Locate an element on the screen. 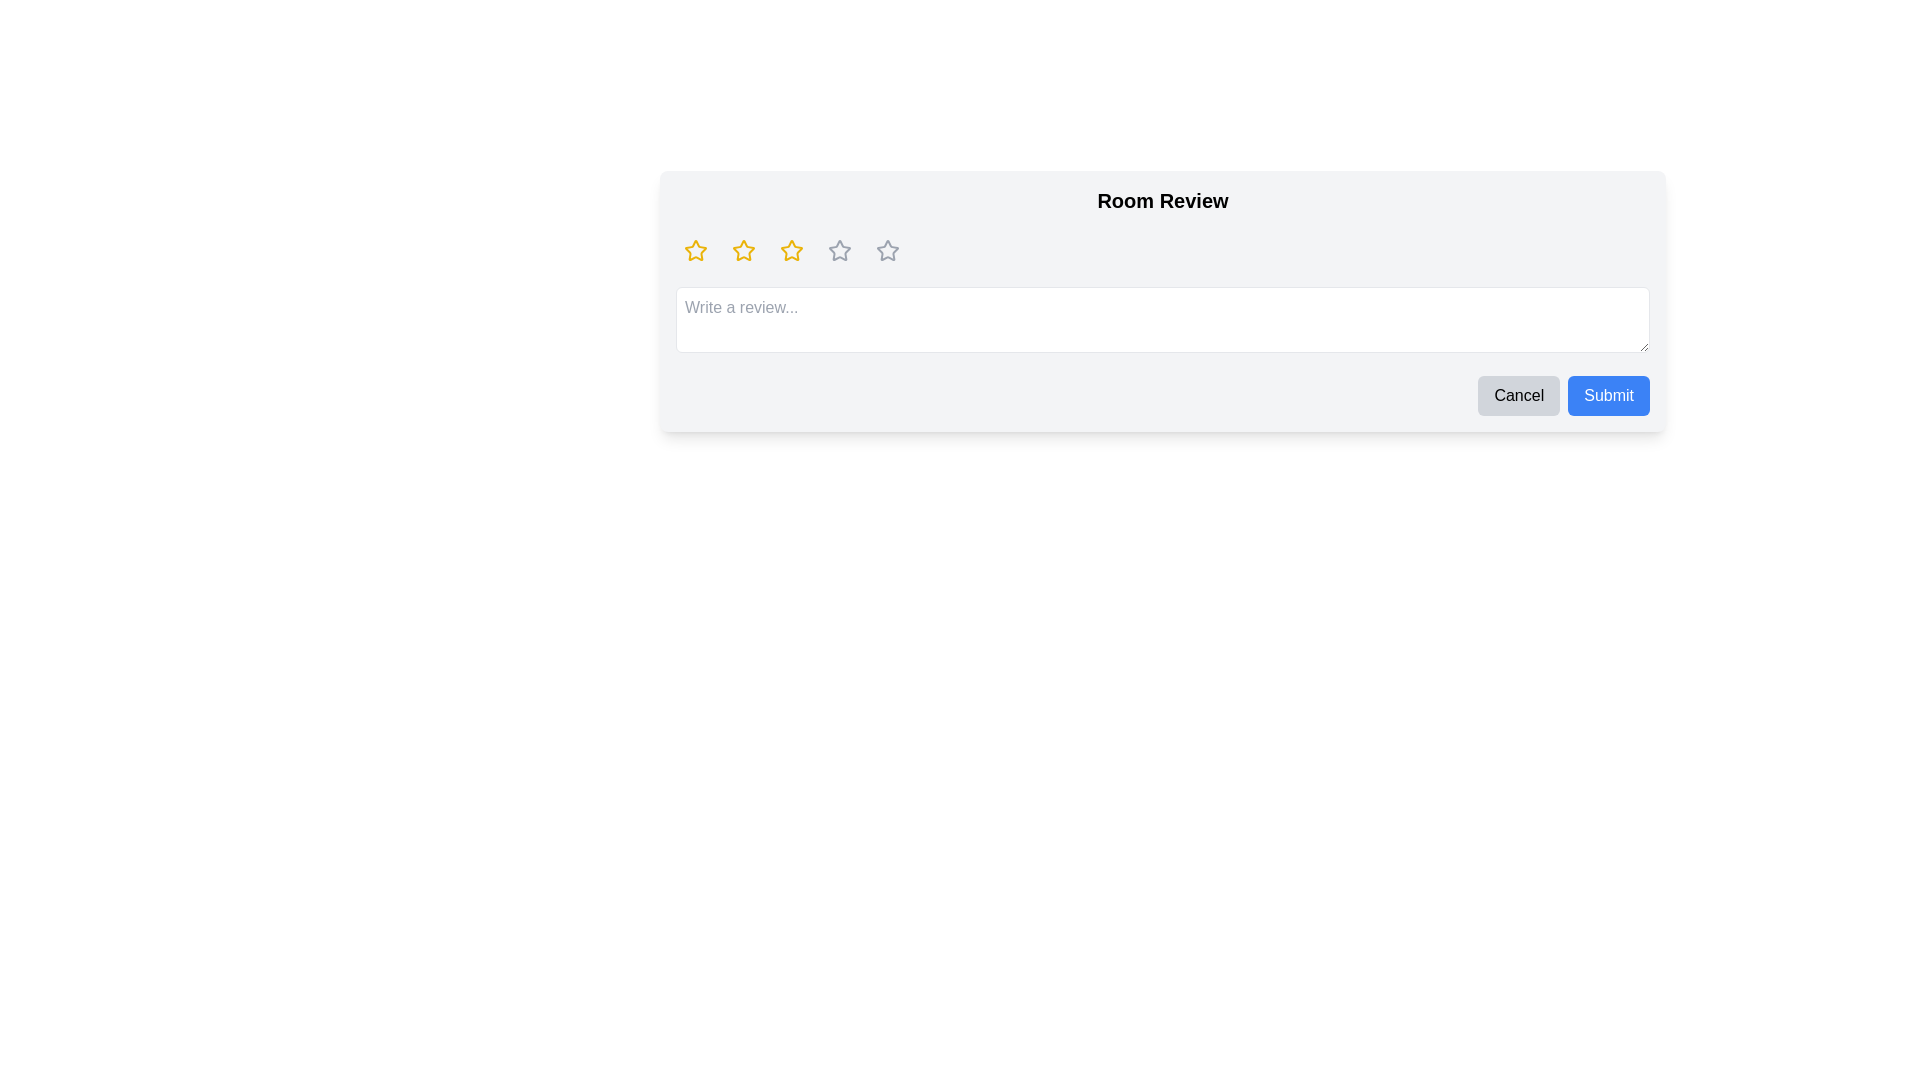 The width and height of the screenshot is (1920, 1080). the third golden, outlined star icon in the five-star rating system is located at coordinates (791, 249).